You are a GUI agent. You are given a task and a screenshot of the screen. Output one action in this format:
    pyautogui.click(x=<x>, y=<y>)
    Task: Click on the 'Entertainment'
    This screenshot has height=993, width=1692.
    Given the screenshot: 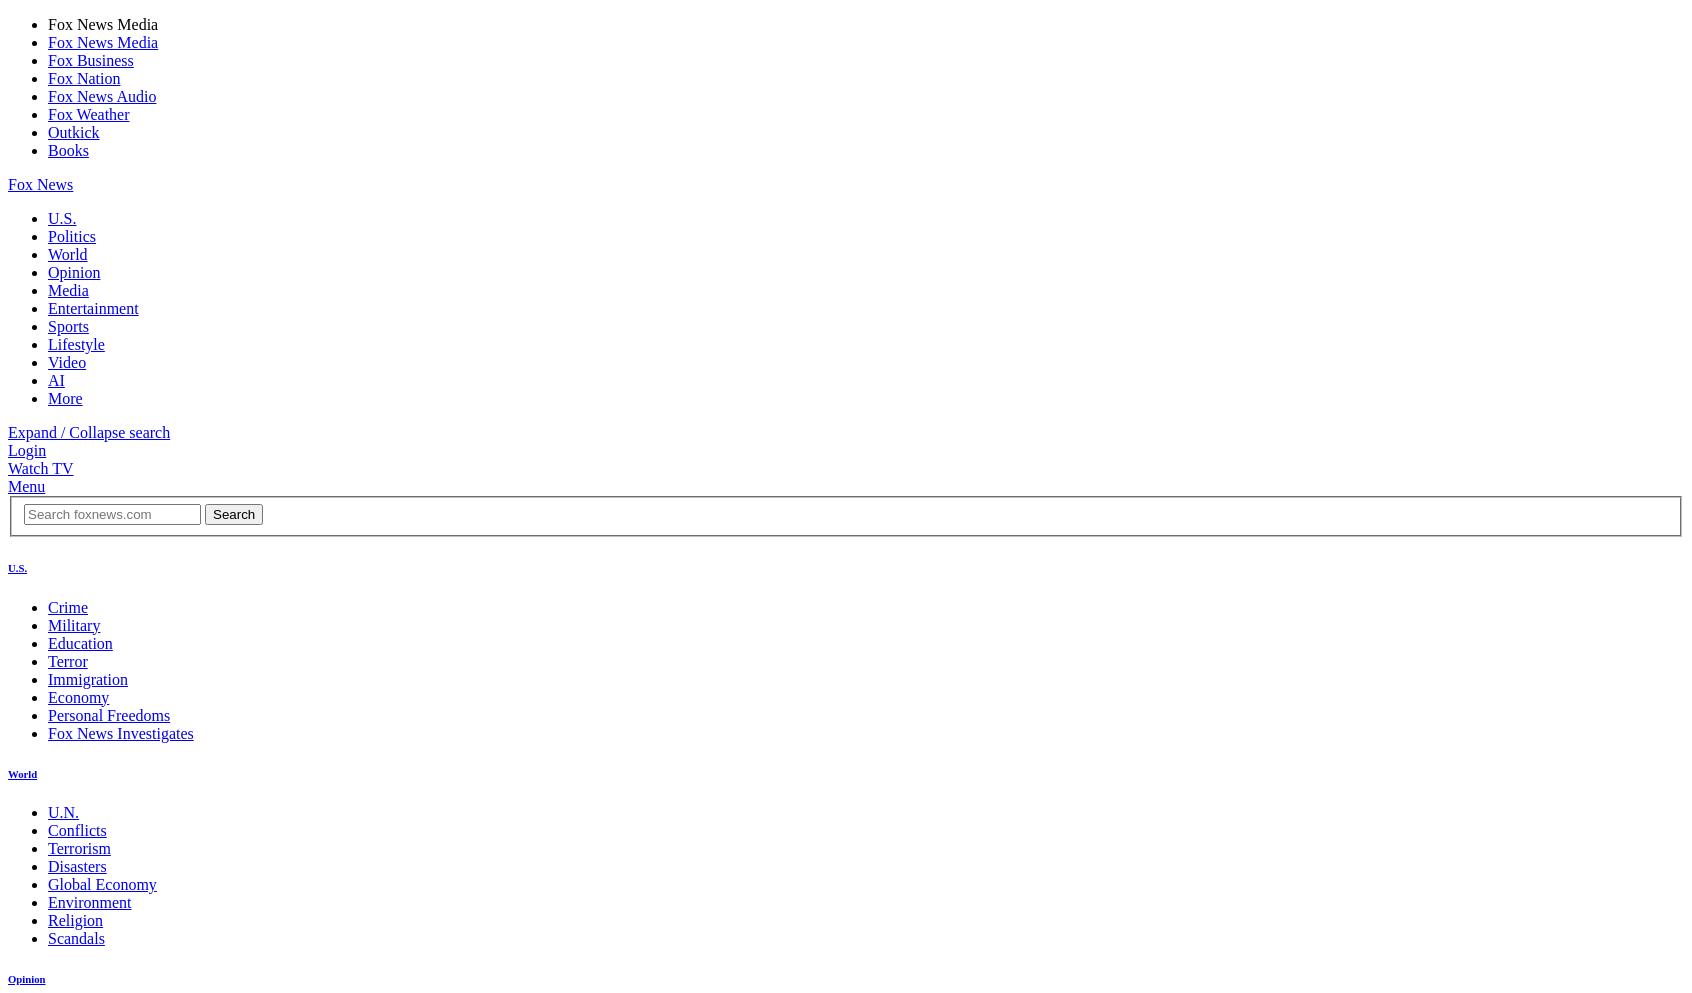 What is the action you would take?
    pyautogui.click(x=93, y=307)
    